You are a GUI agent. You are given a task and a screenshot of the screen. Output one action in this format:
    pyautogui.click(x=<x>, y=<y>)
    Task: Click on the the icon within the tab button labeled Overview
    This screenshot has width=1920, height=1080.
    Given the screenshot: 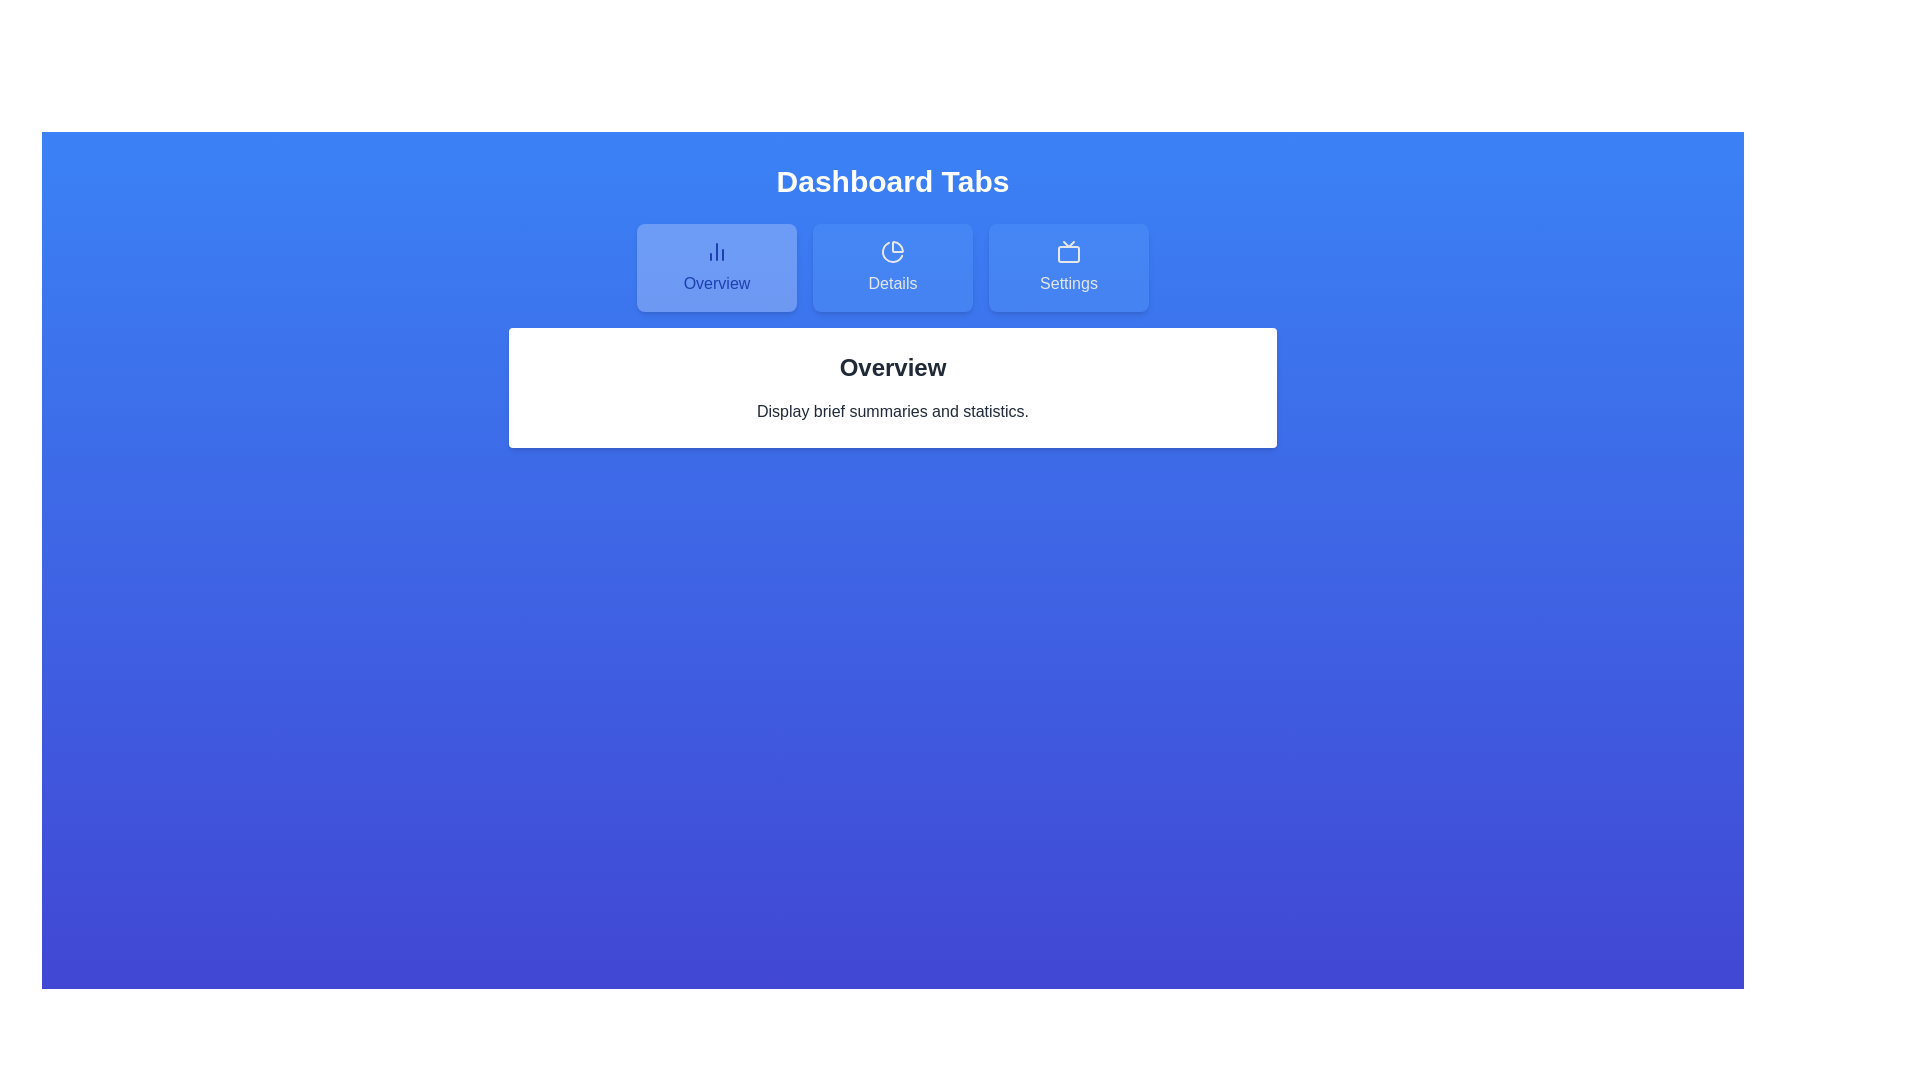 What is the action you would take?
    pyautogui.click(x=716, y=250)
    